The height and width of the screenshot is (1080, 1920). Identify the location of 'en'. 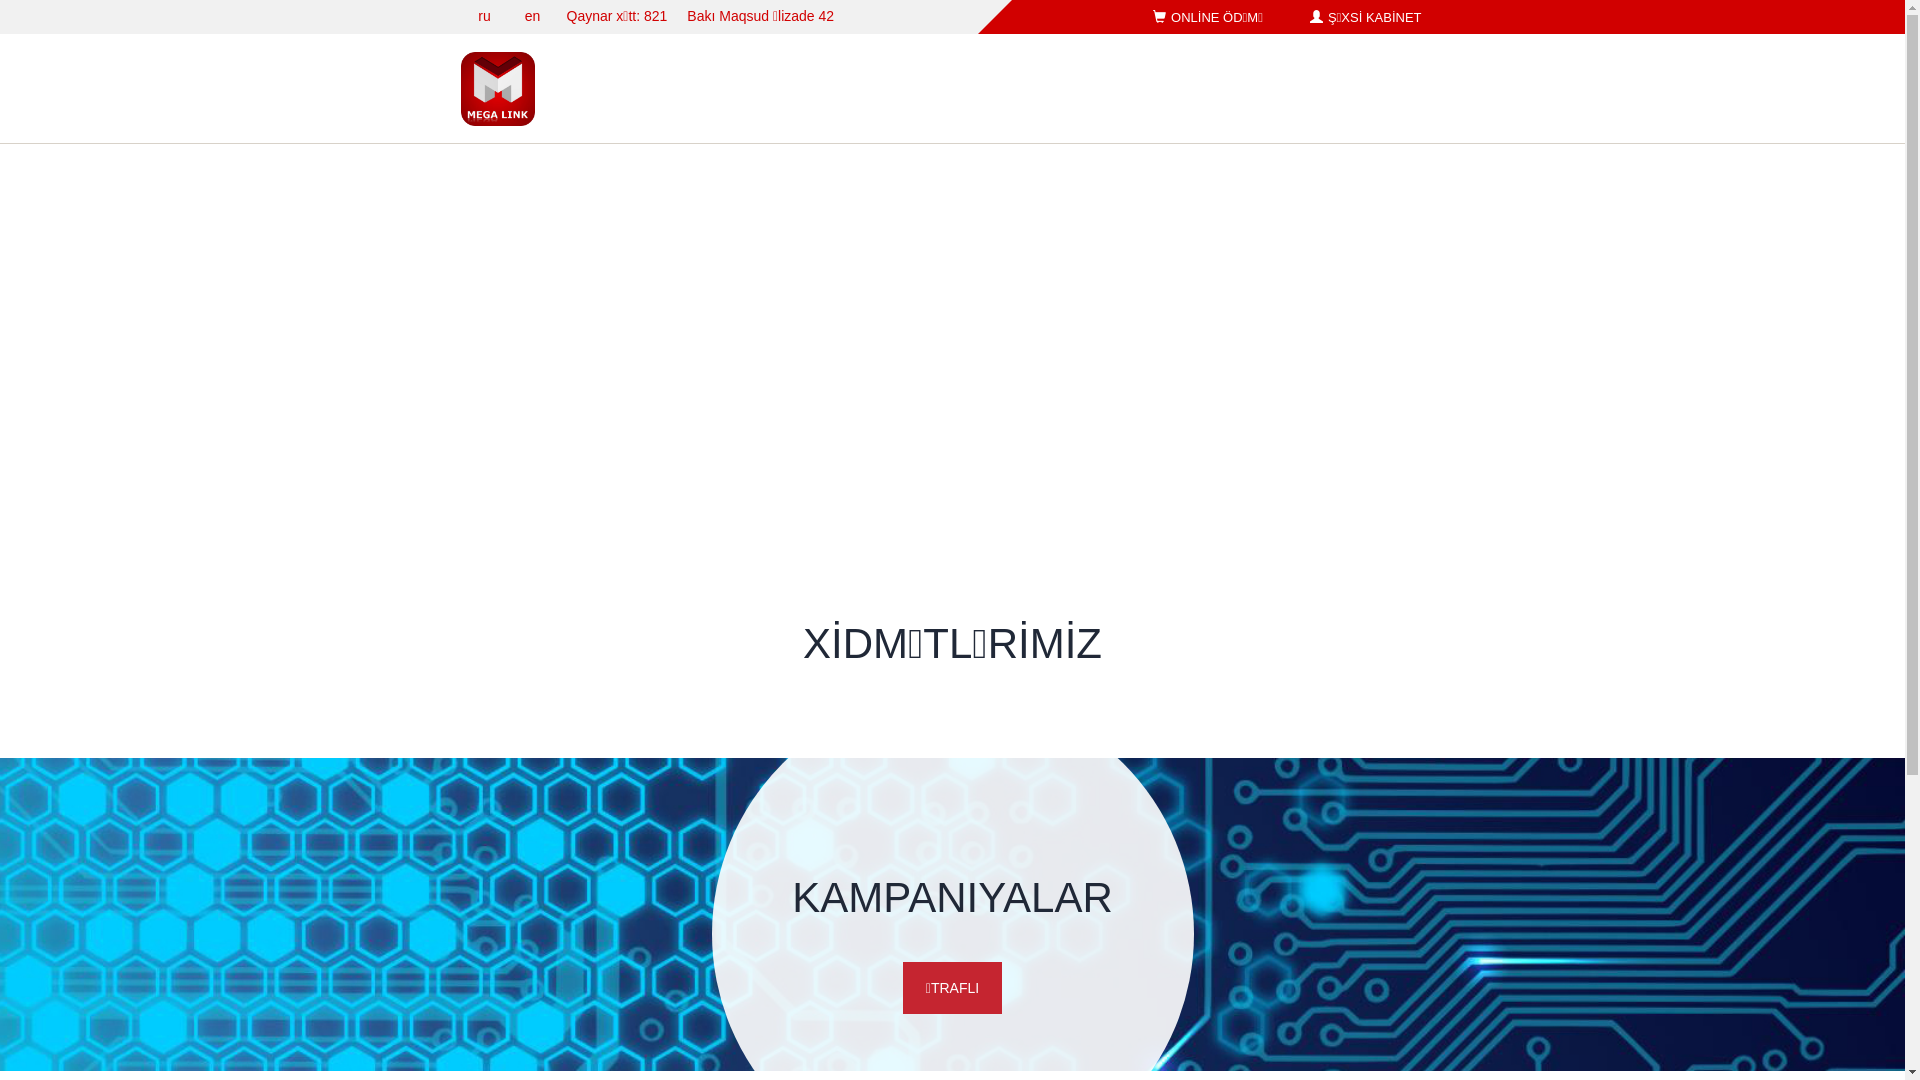
(532, 15).